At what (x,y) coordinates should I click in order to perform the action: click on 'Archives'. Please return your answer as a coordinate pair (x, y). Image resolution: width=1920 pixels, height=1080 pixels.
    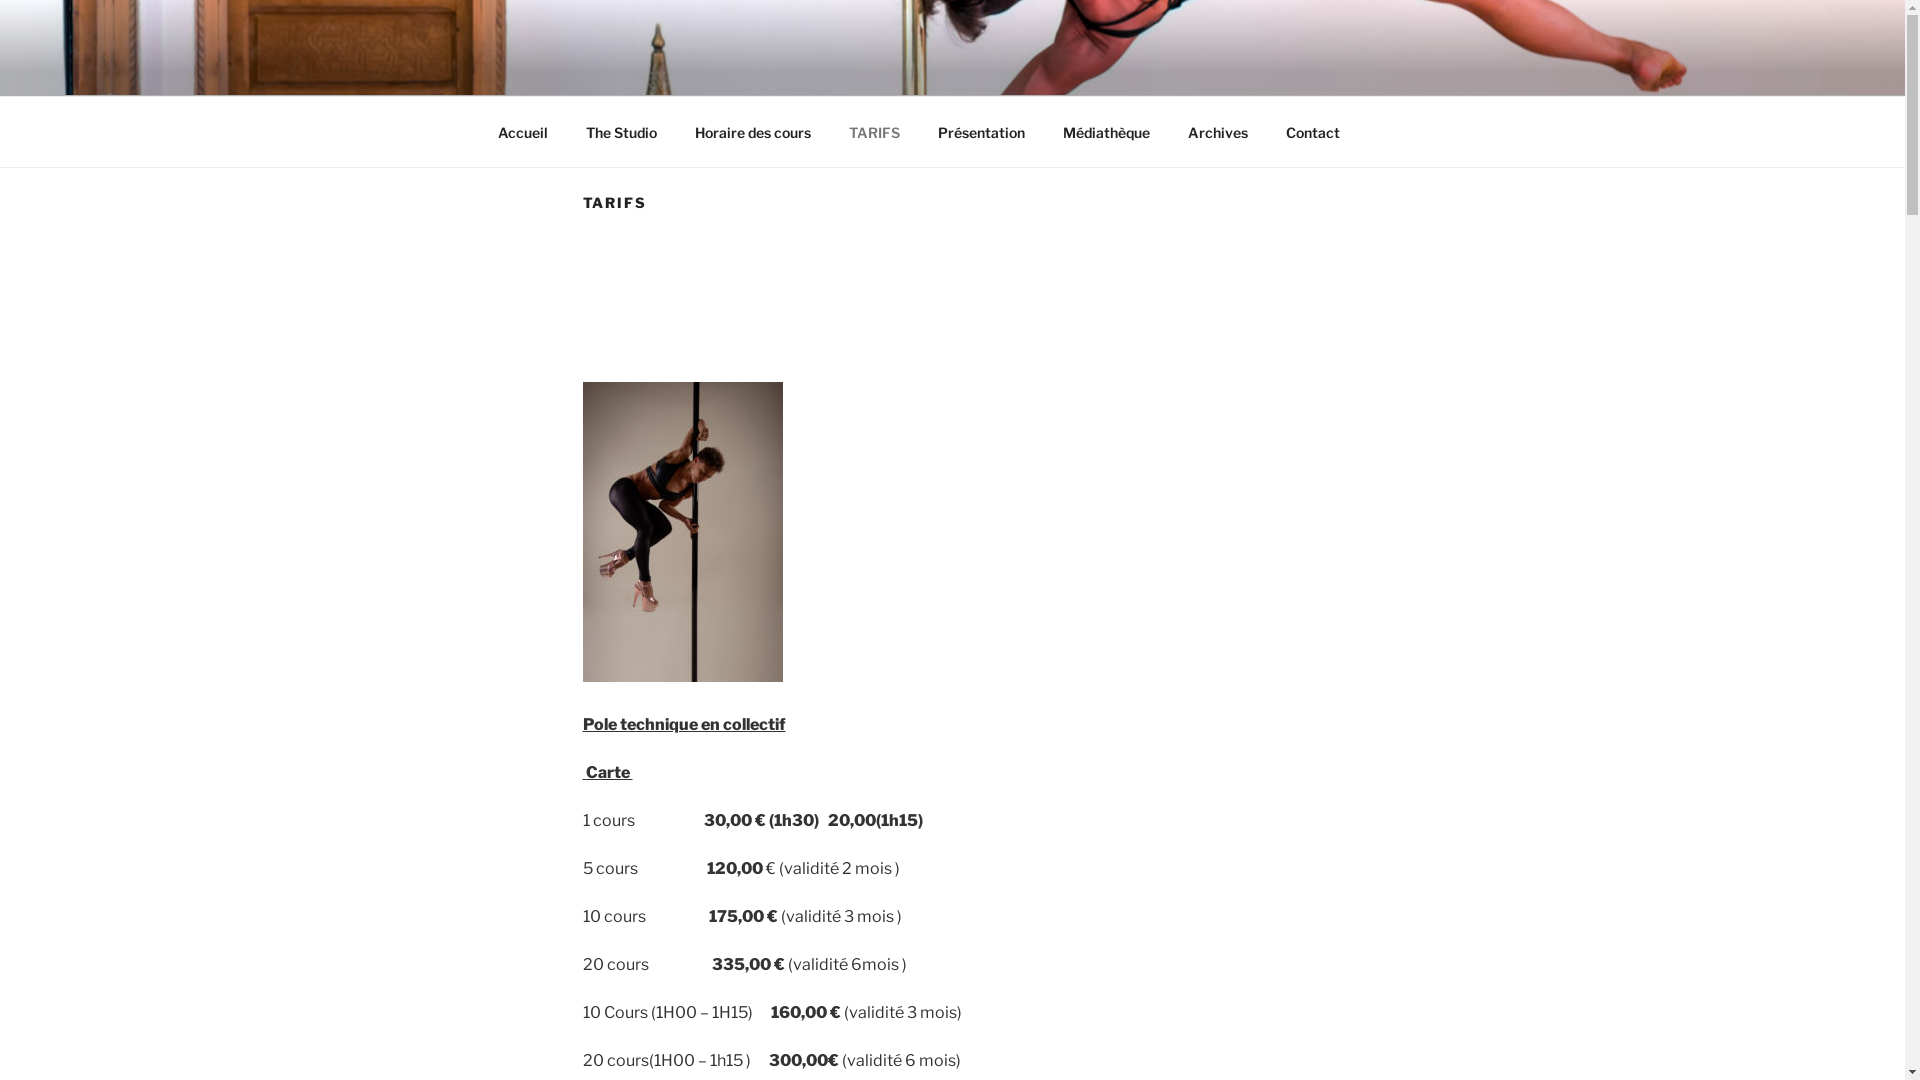
    Looking at the image, I should click on (1170, 132).